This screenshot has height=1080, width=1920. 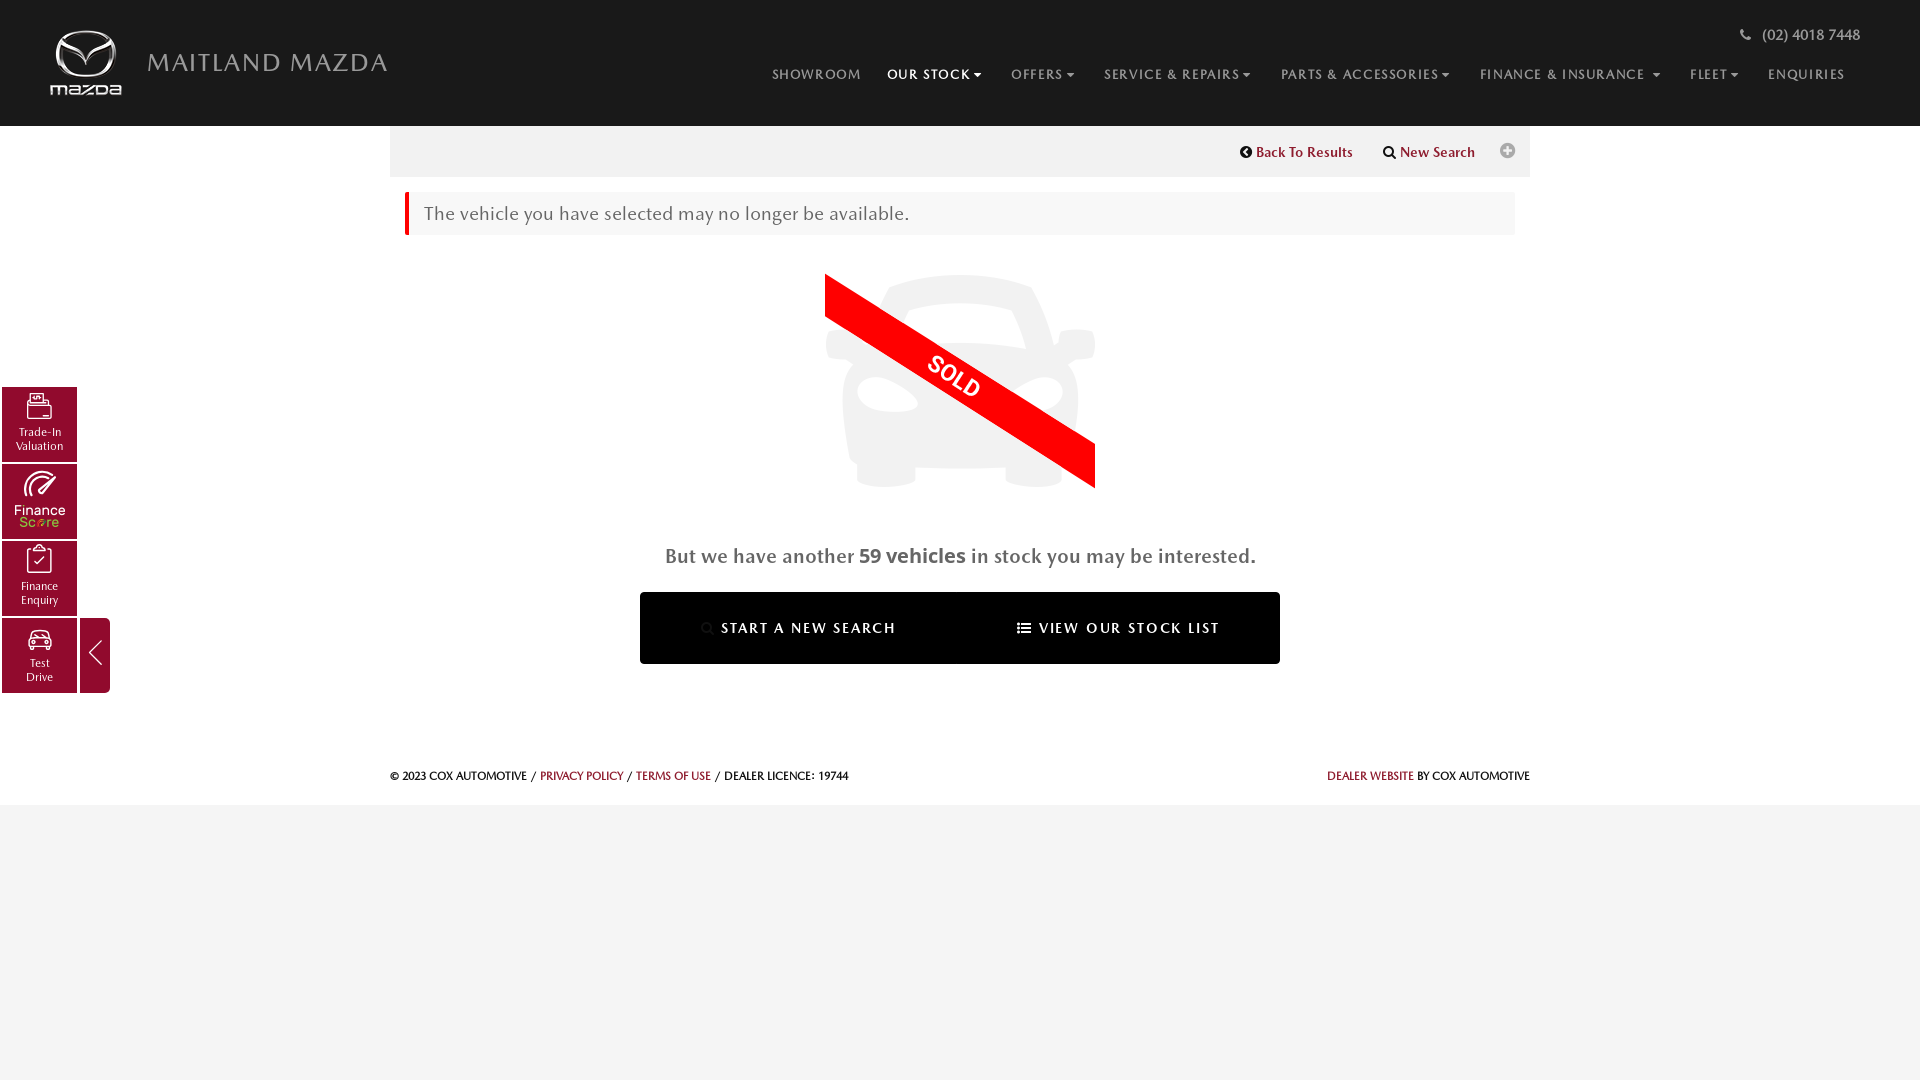 I want to click on 'Back To Results', so click(x=1296, y=150).